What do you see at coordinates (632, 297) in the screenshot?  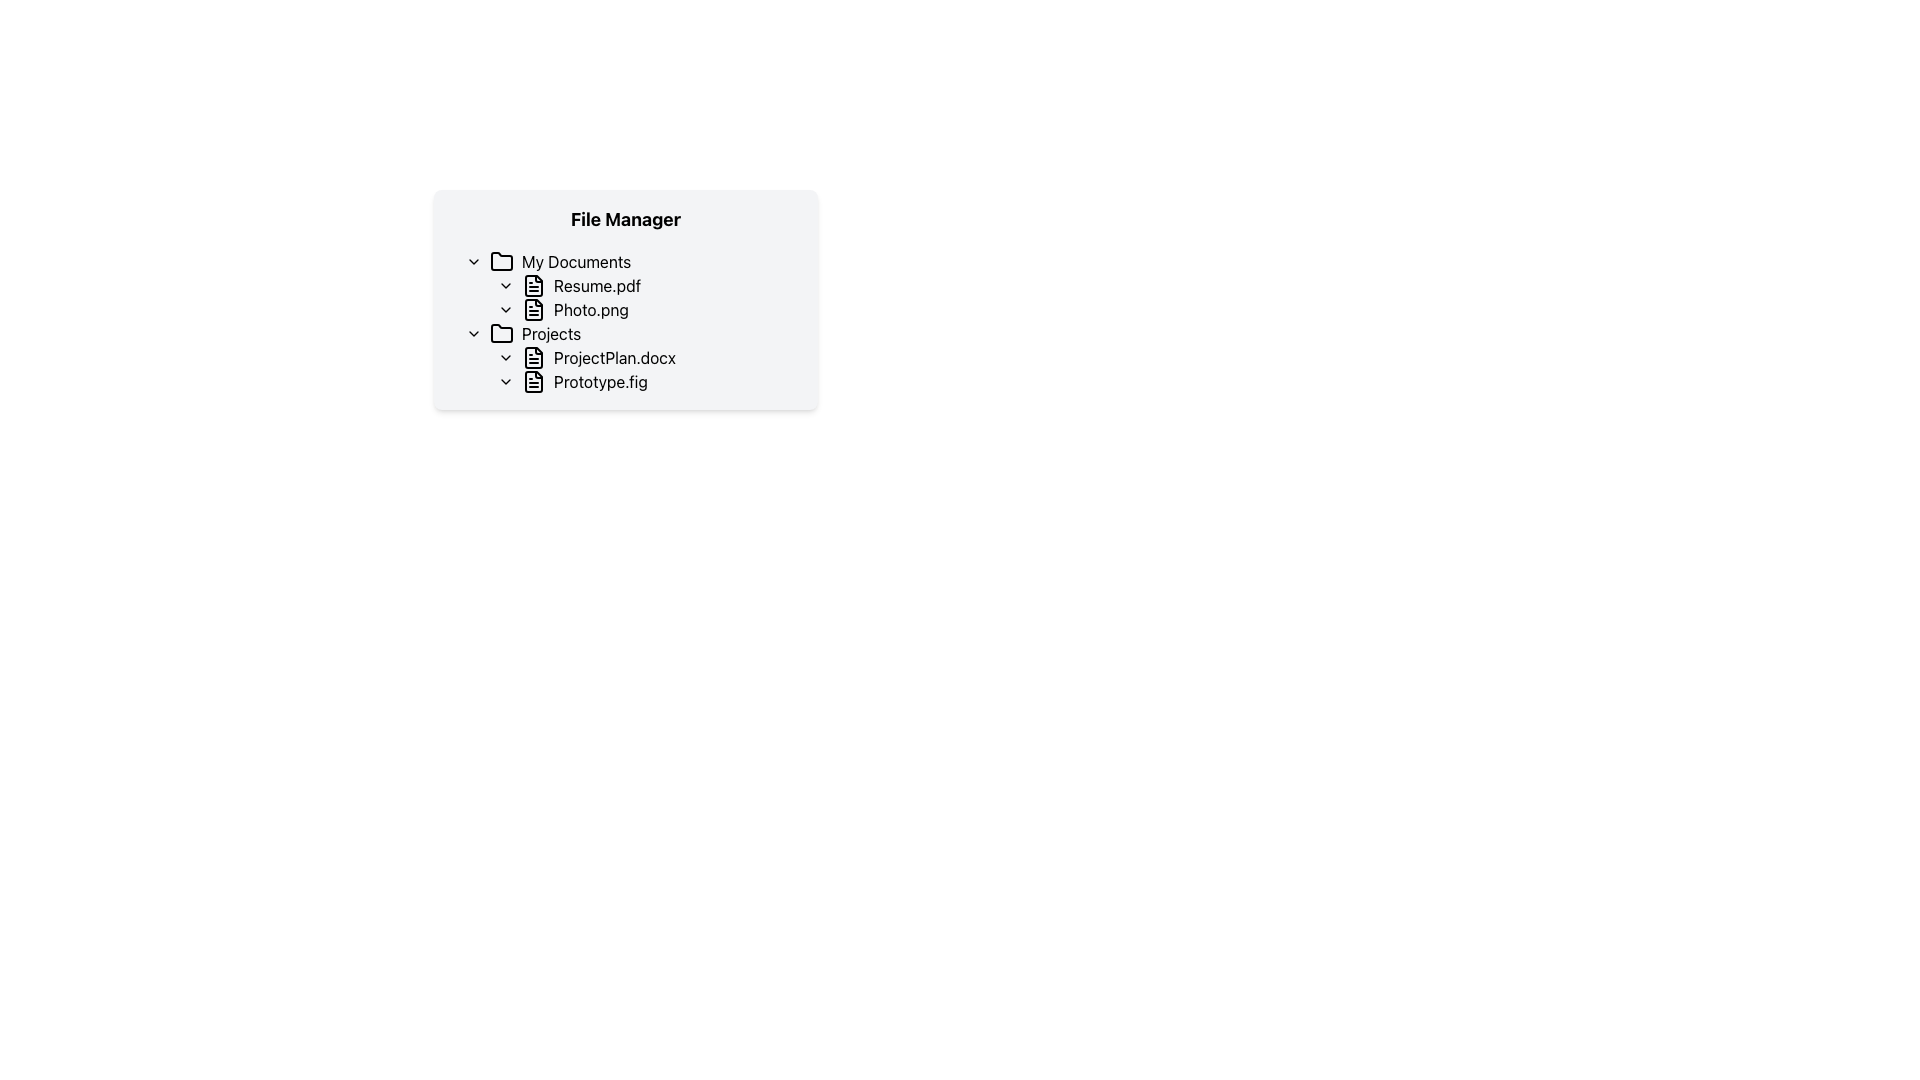 I see `the text display representing filenames in the 'My Documents' folder` at bounding box center [632, 297].